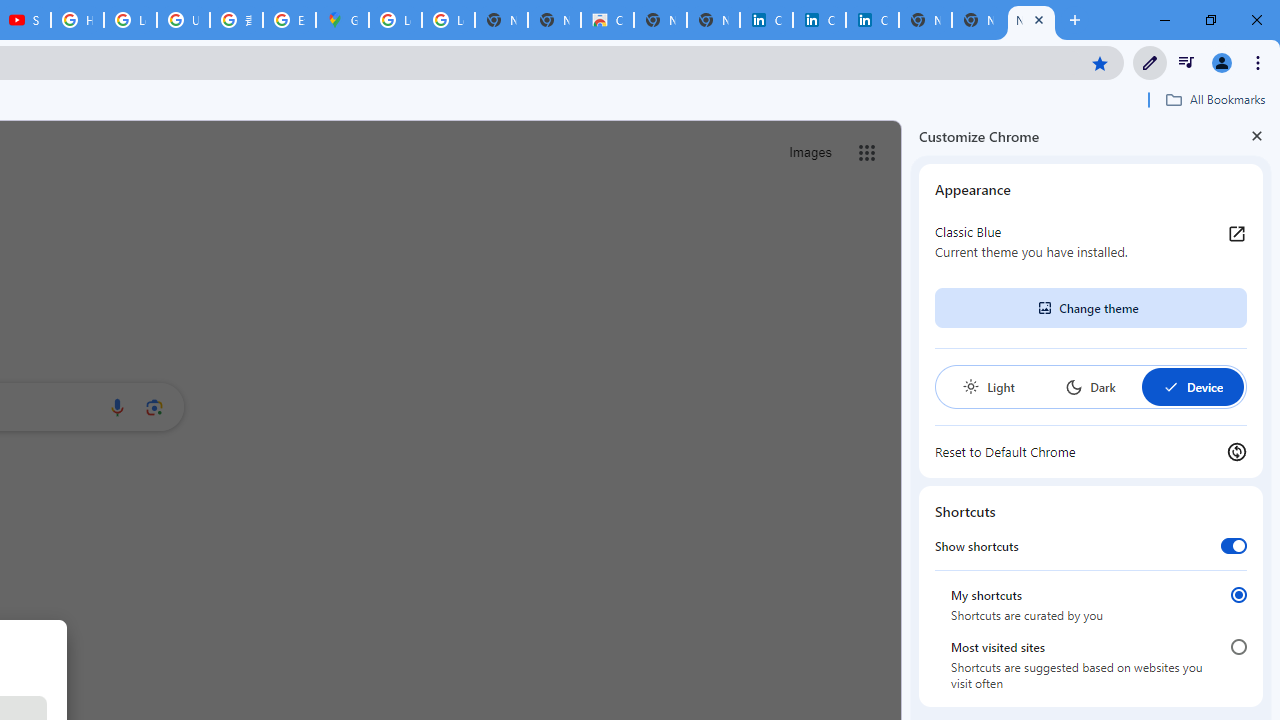  What do you see at coordinates (1031, 20) in the screenshot?
I see `'New Tab'` at bounding box center [1031, 20].